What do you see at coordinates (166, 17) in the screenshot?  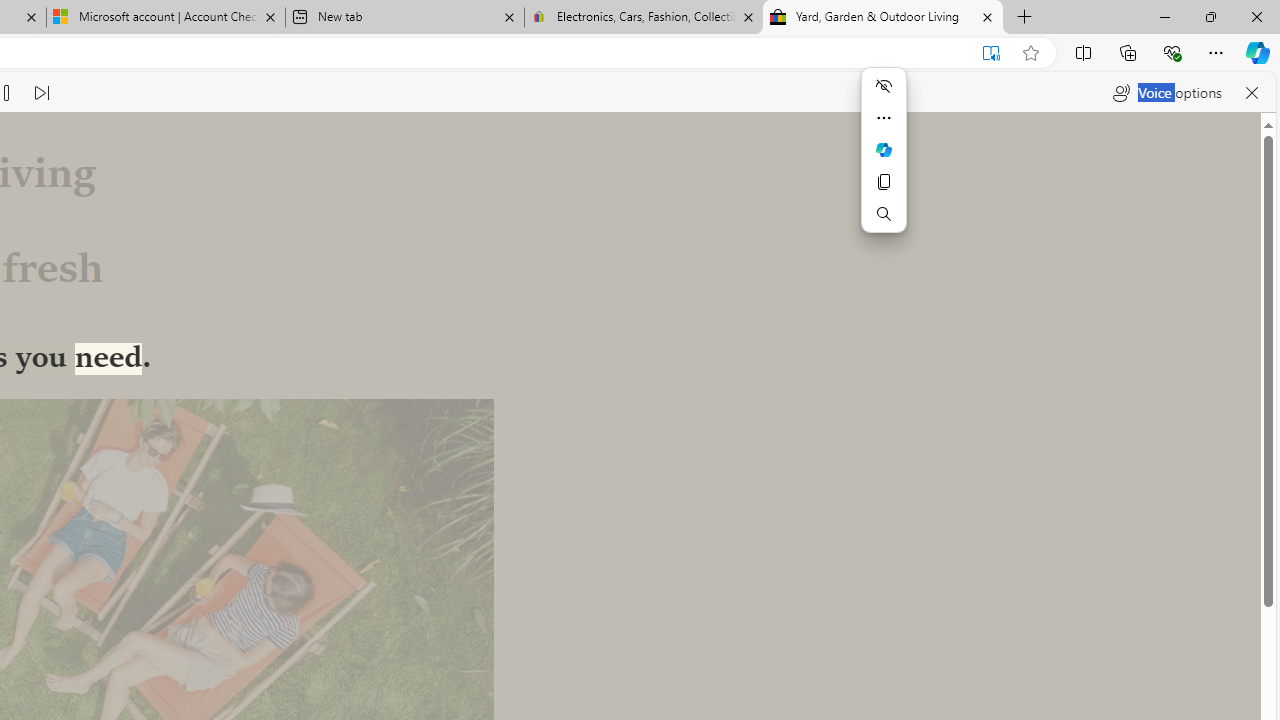 I see `'Microsoft account | Account Checkup'` at bounding box center [166, 17].